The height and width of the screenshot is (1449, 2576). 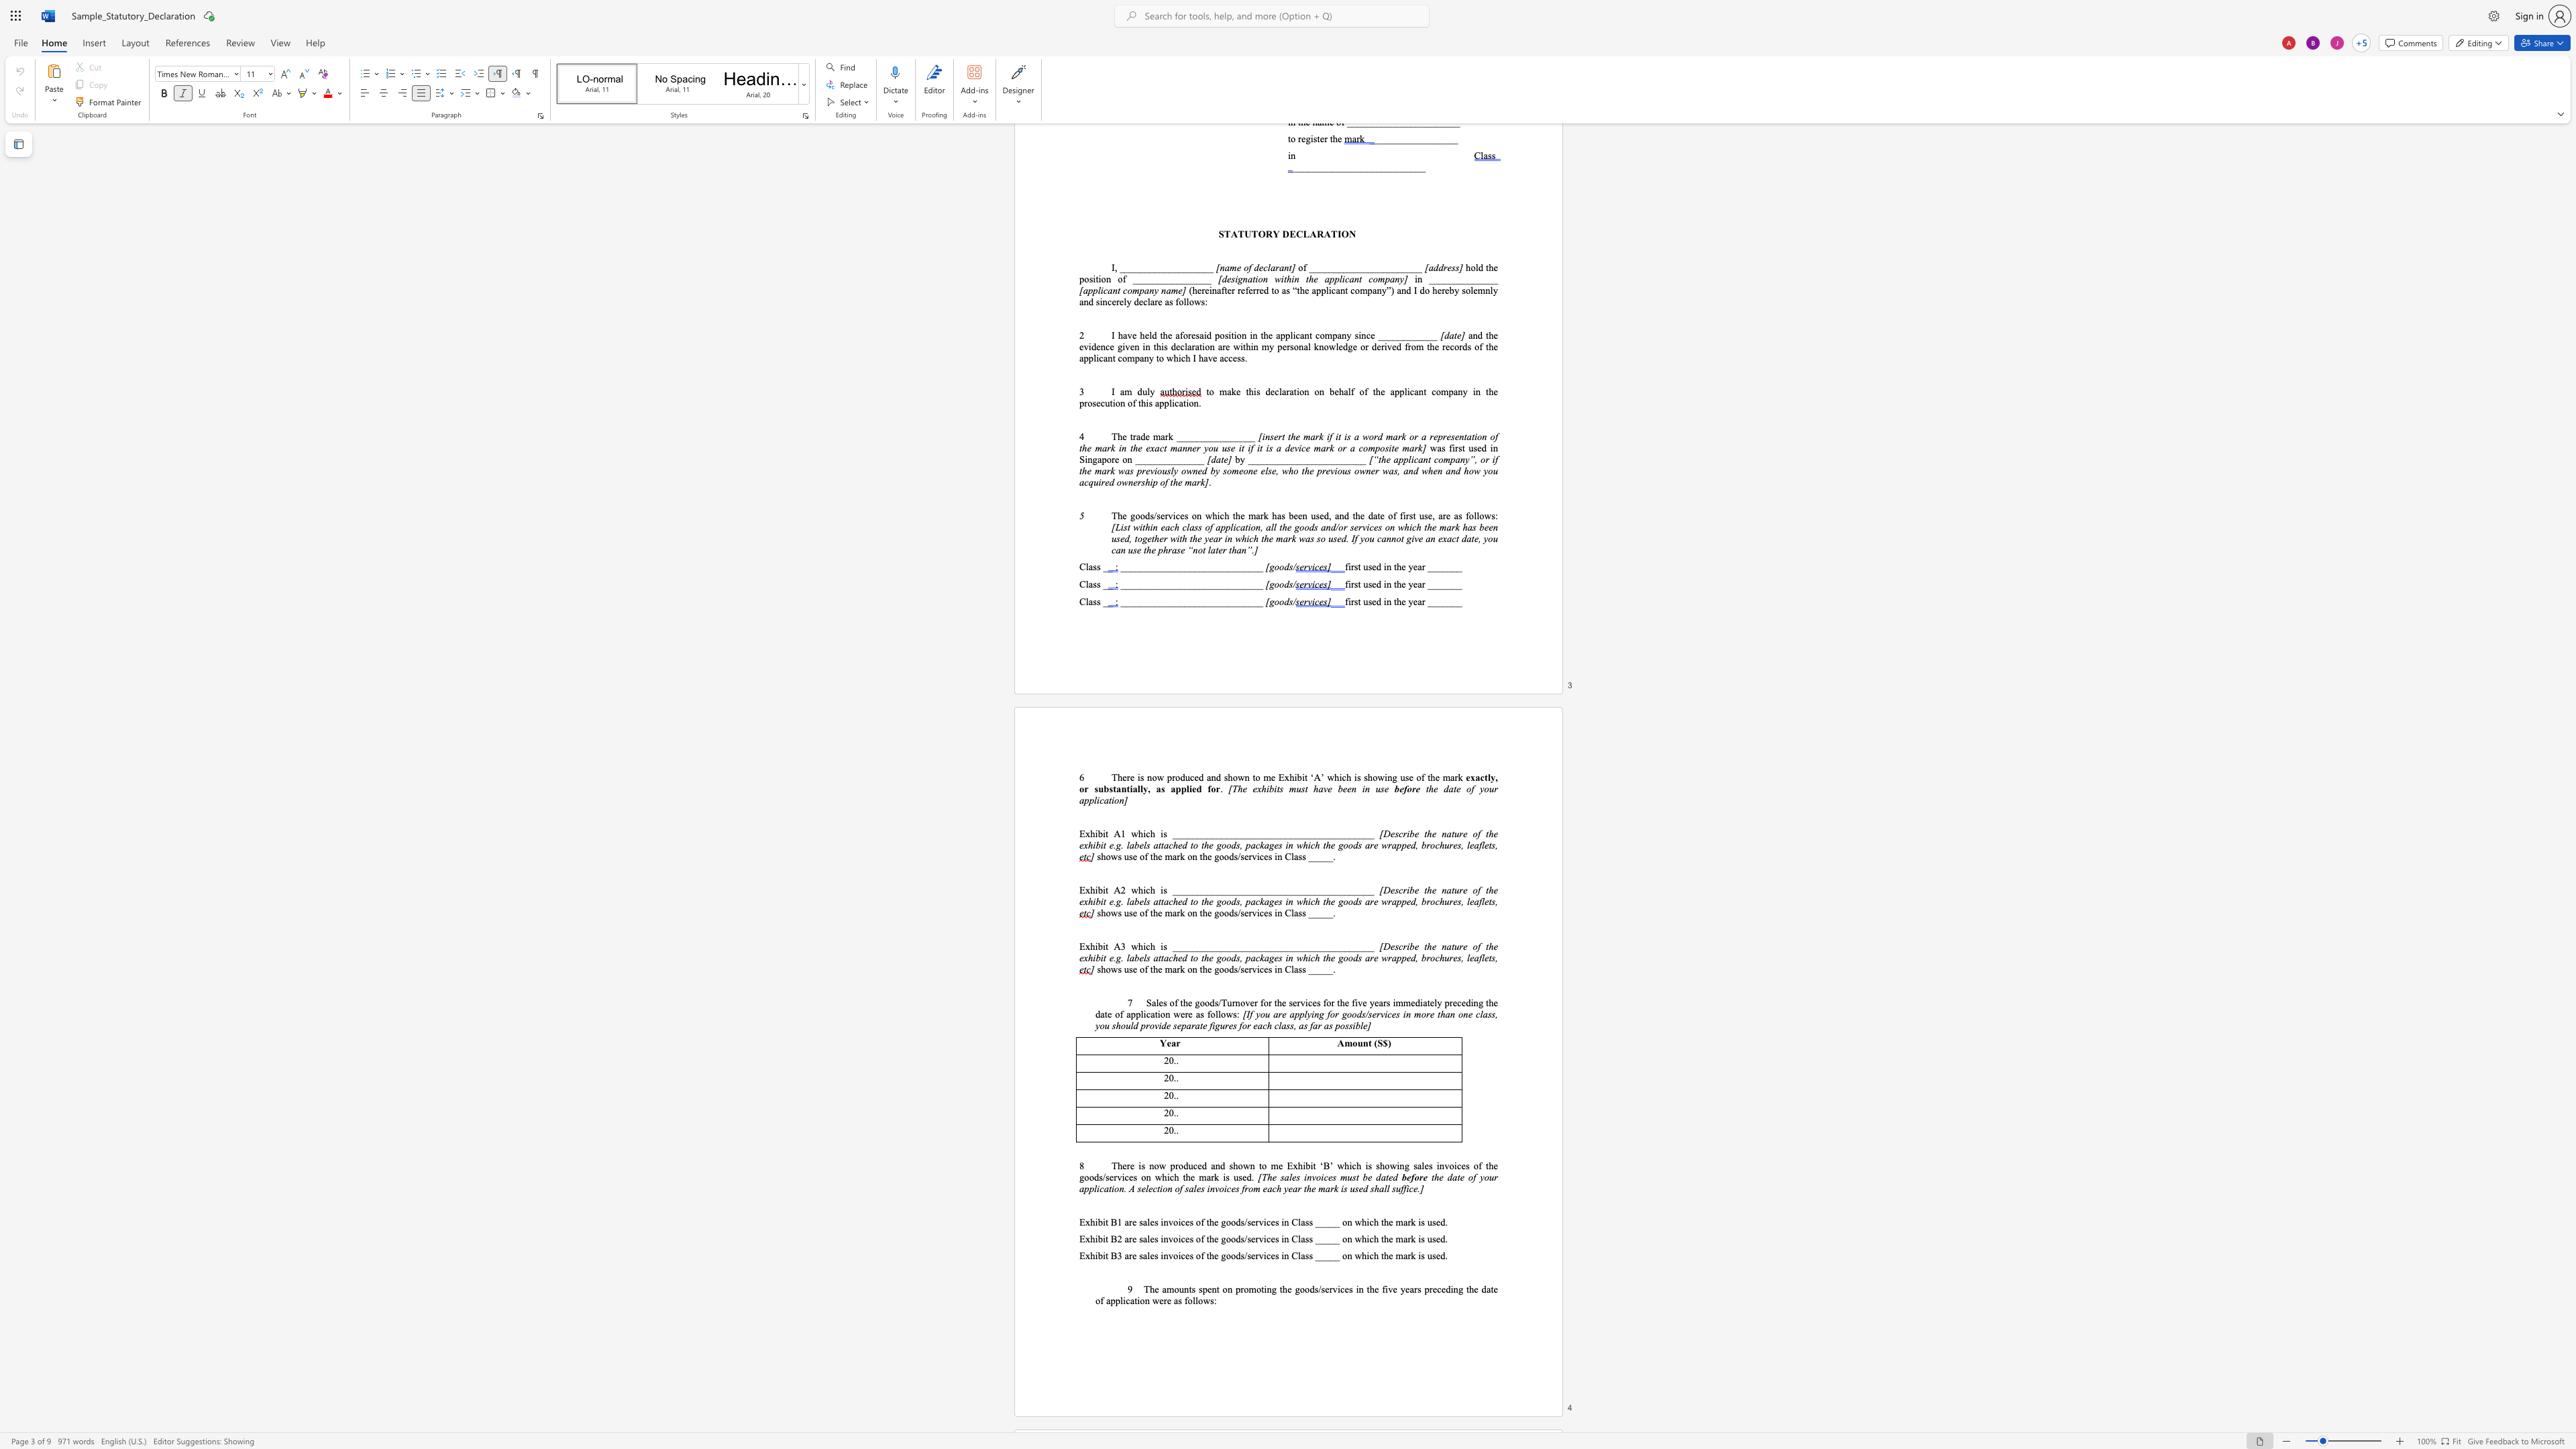 What do you see at coordinates (1318, 1001) in the screenshot?
I see `the 4th character "s" in the text` at bounding box center [1318, 1001].